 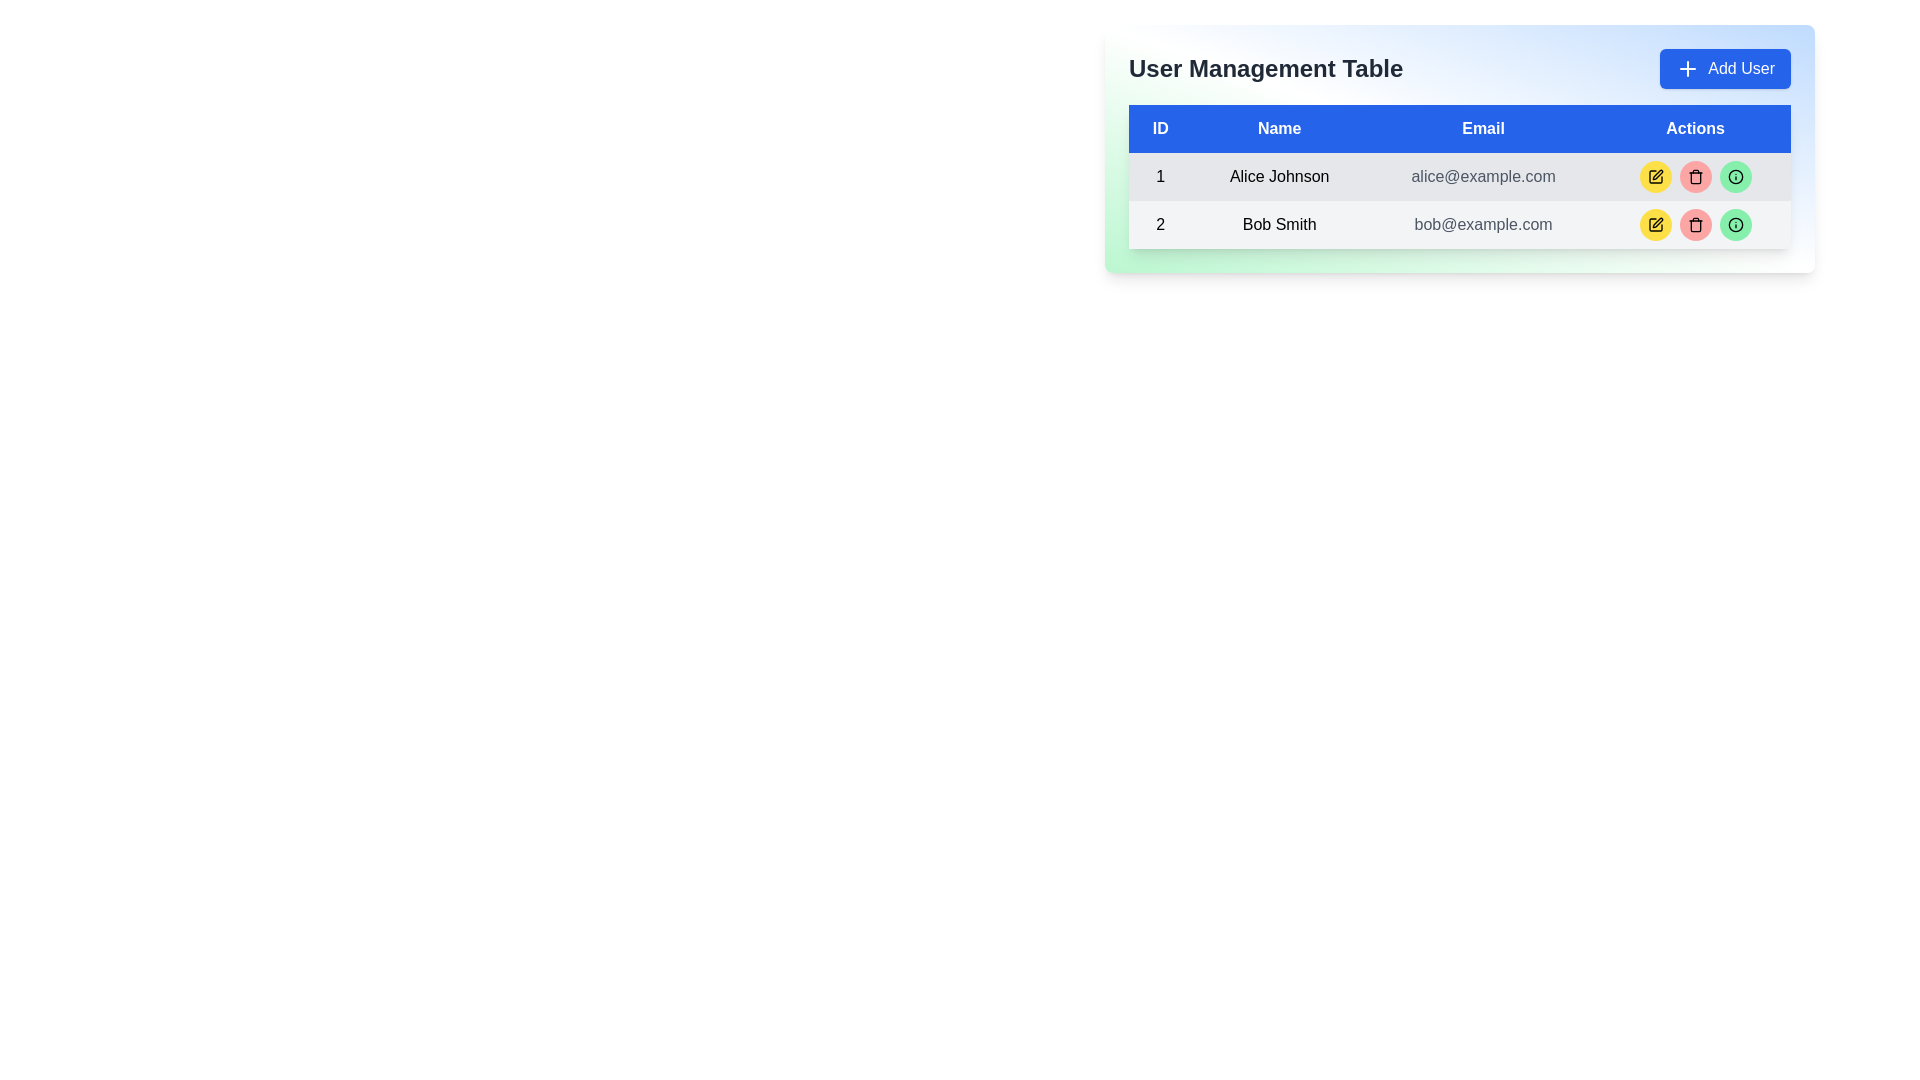 I want to click on the title or header element located at the upper left of the user management interface, which provides context for the table below it, so click(x=1265, y=68).